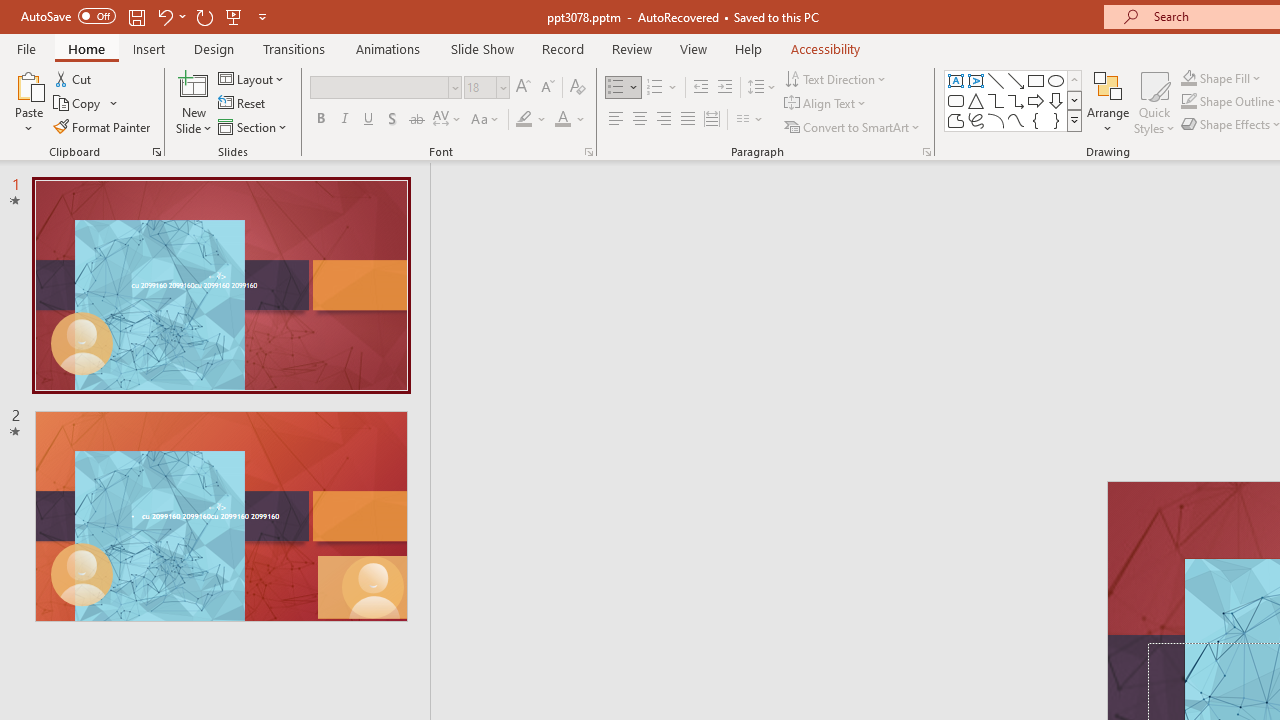 The image size is (1280, 720). Describe the element at coordinates (976, 100) in the screenshot. I see `'Isosceles Triangle'` at that location.